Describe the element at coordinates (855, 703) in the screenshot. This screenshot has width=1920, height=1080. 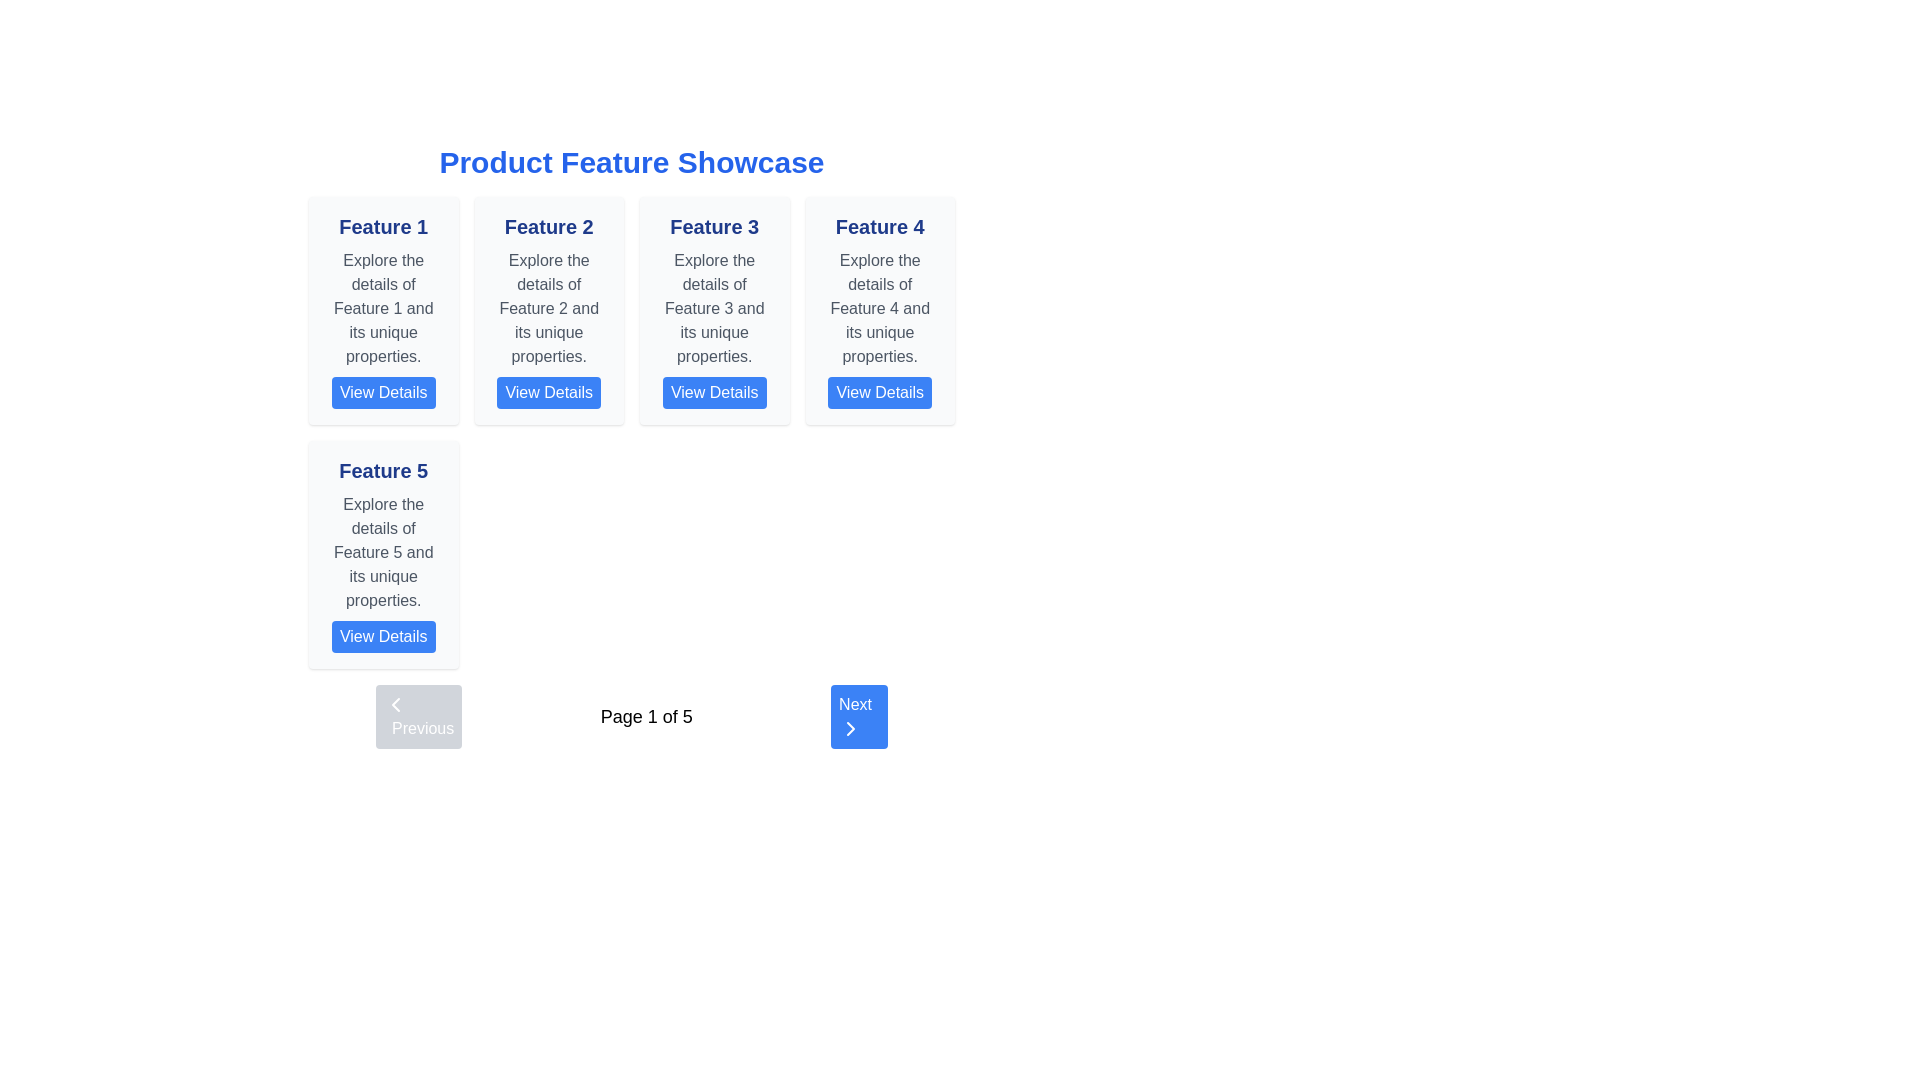
I see `the 'Next' text label which is styled with white font on a blue button, located at the bottom-right corner of the interface` at that location.